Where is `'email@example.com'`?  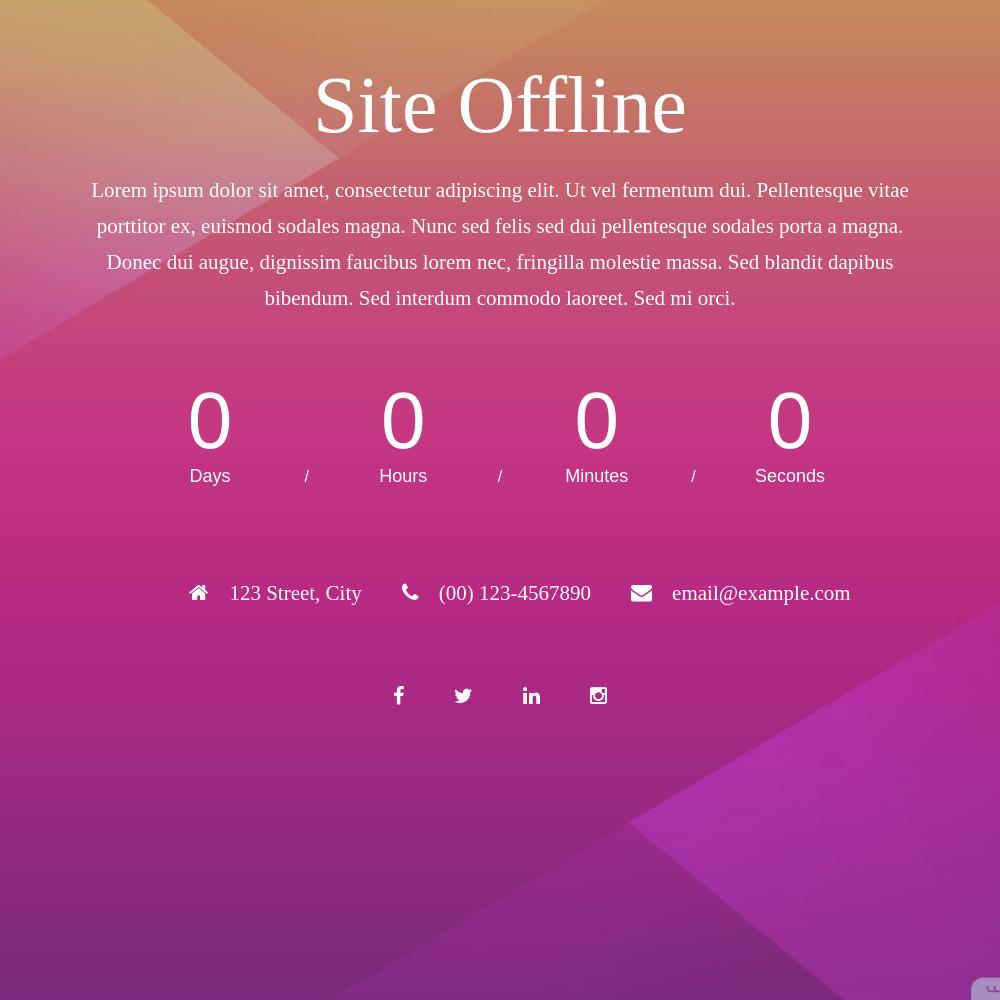 'email@example.com' is located at coordinates (672, 592).